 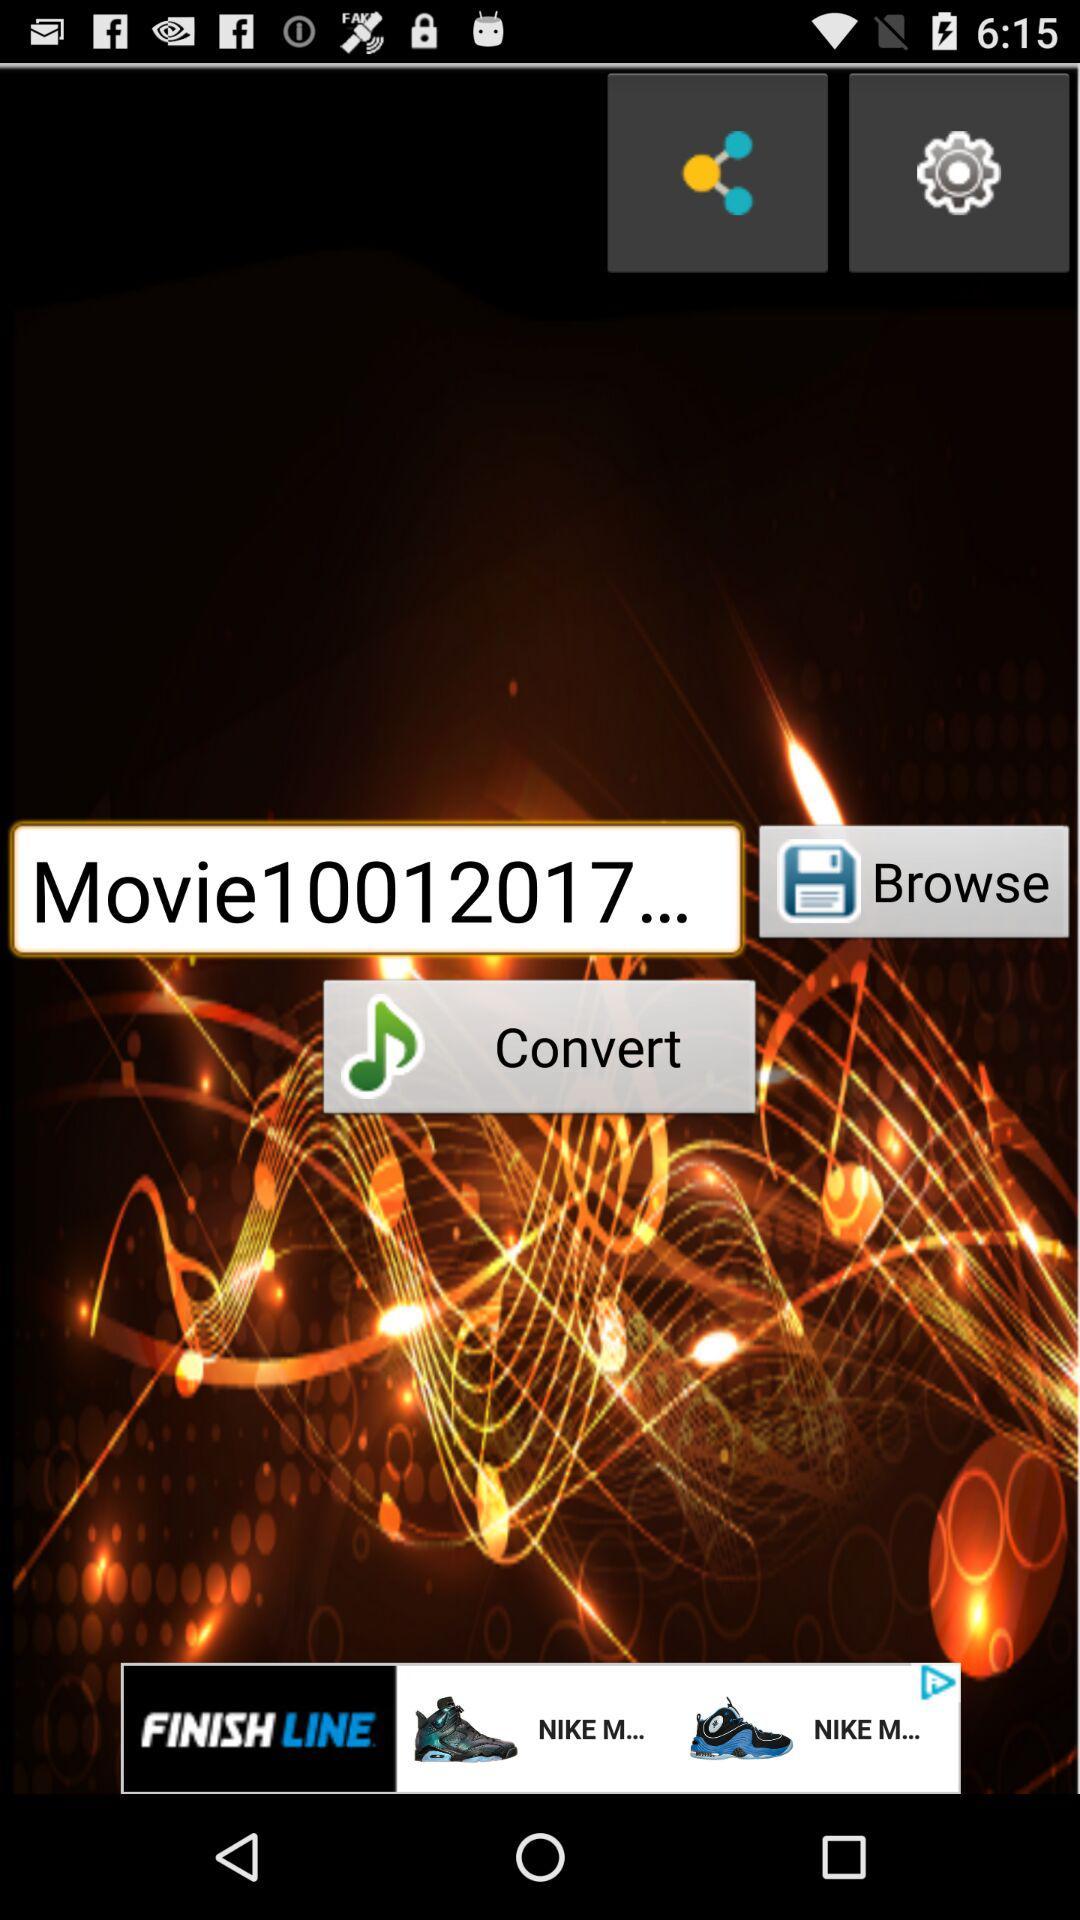 I want to click on open the settings, so click(x=958, y=173).